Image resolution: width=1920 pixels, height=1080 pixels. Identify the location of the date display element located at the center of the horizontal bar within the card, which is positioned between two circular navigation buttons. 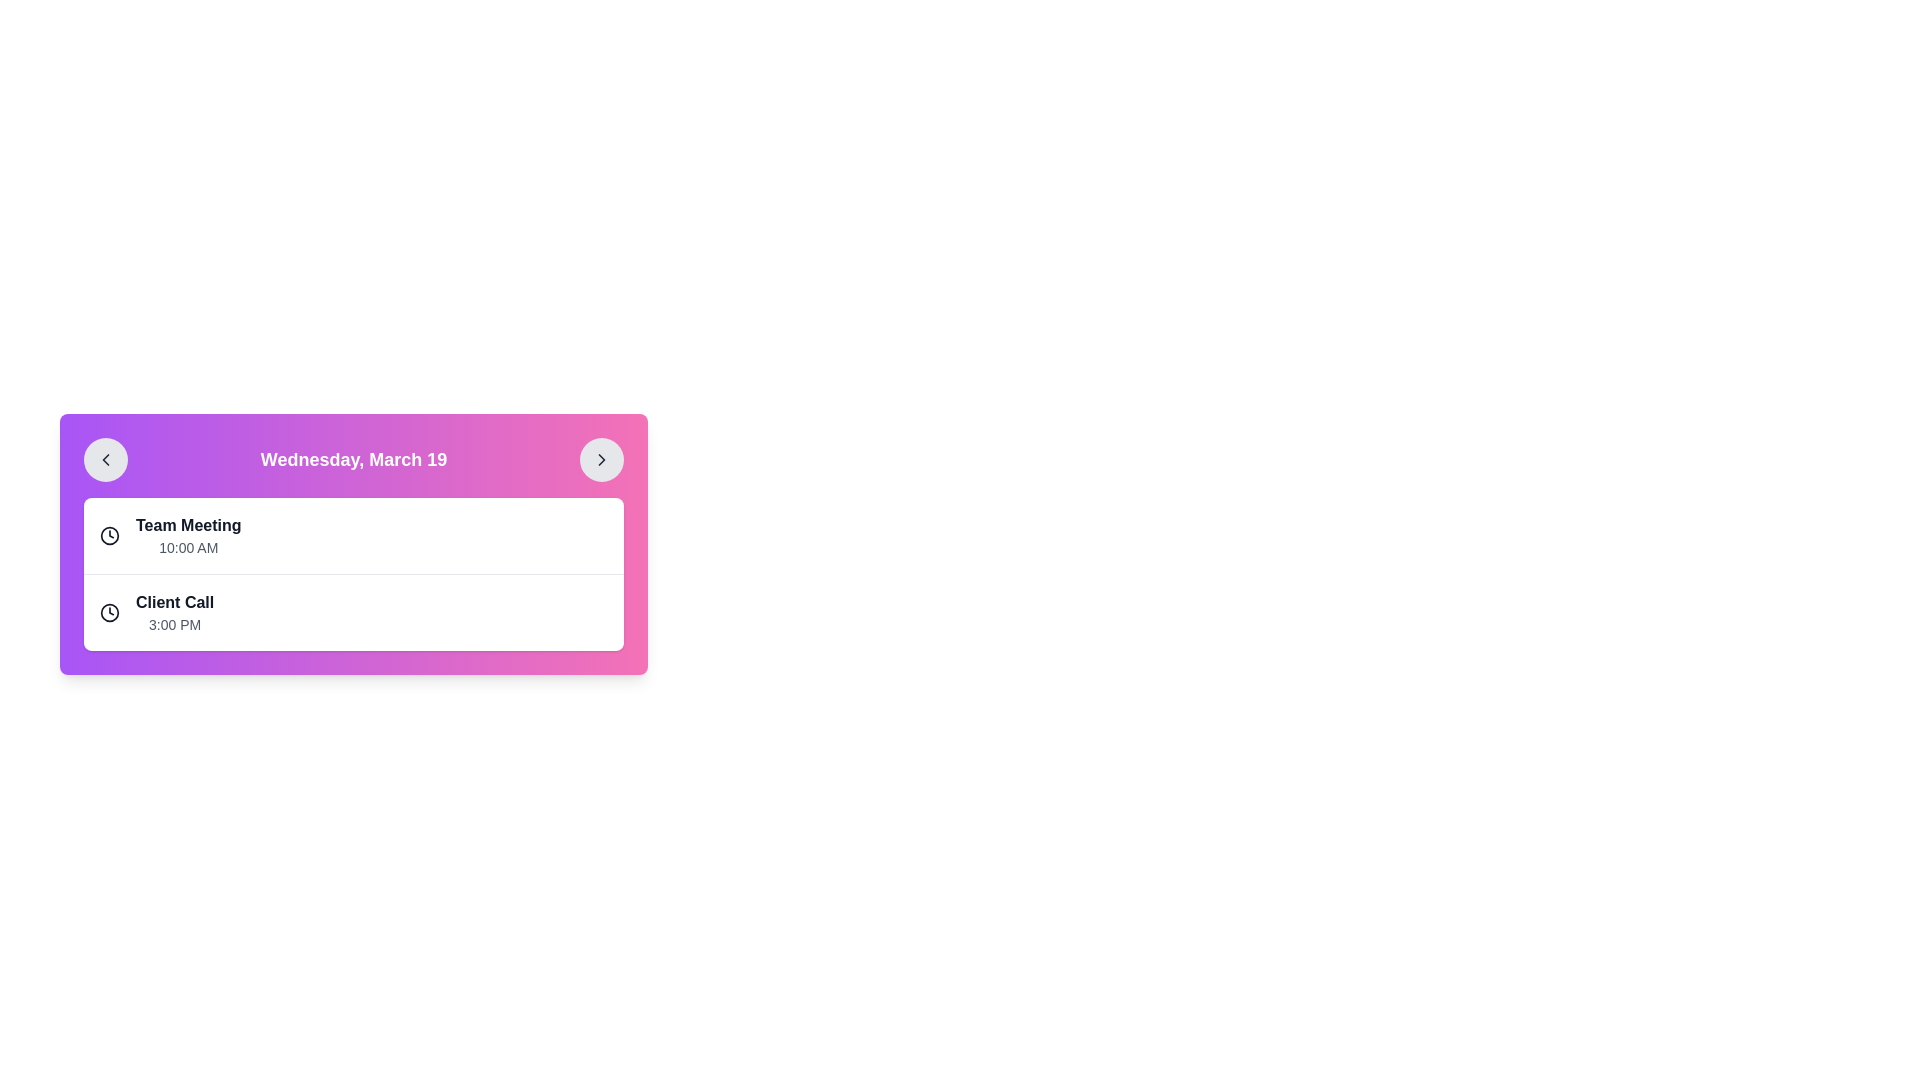
(354, 459).